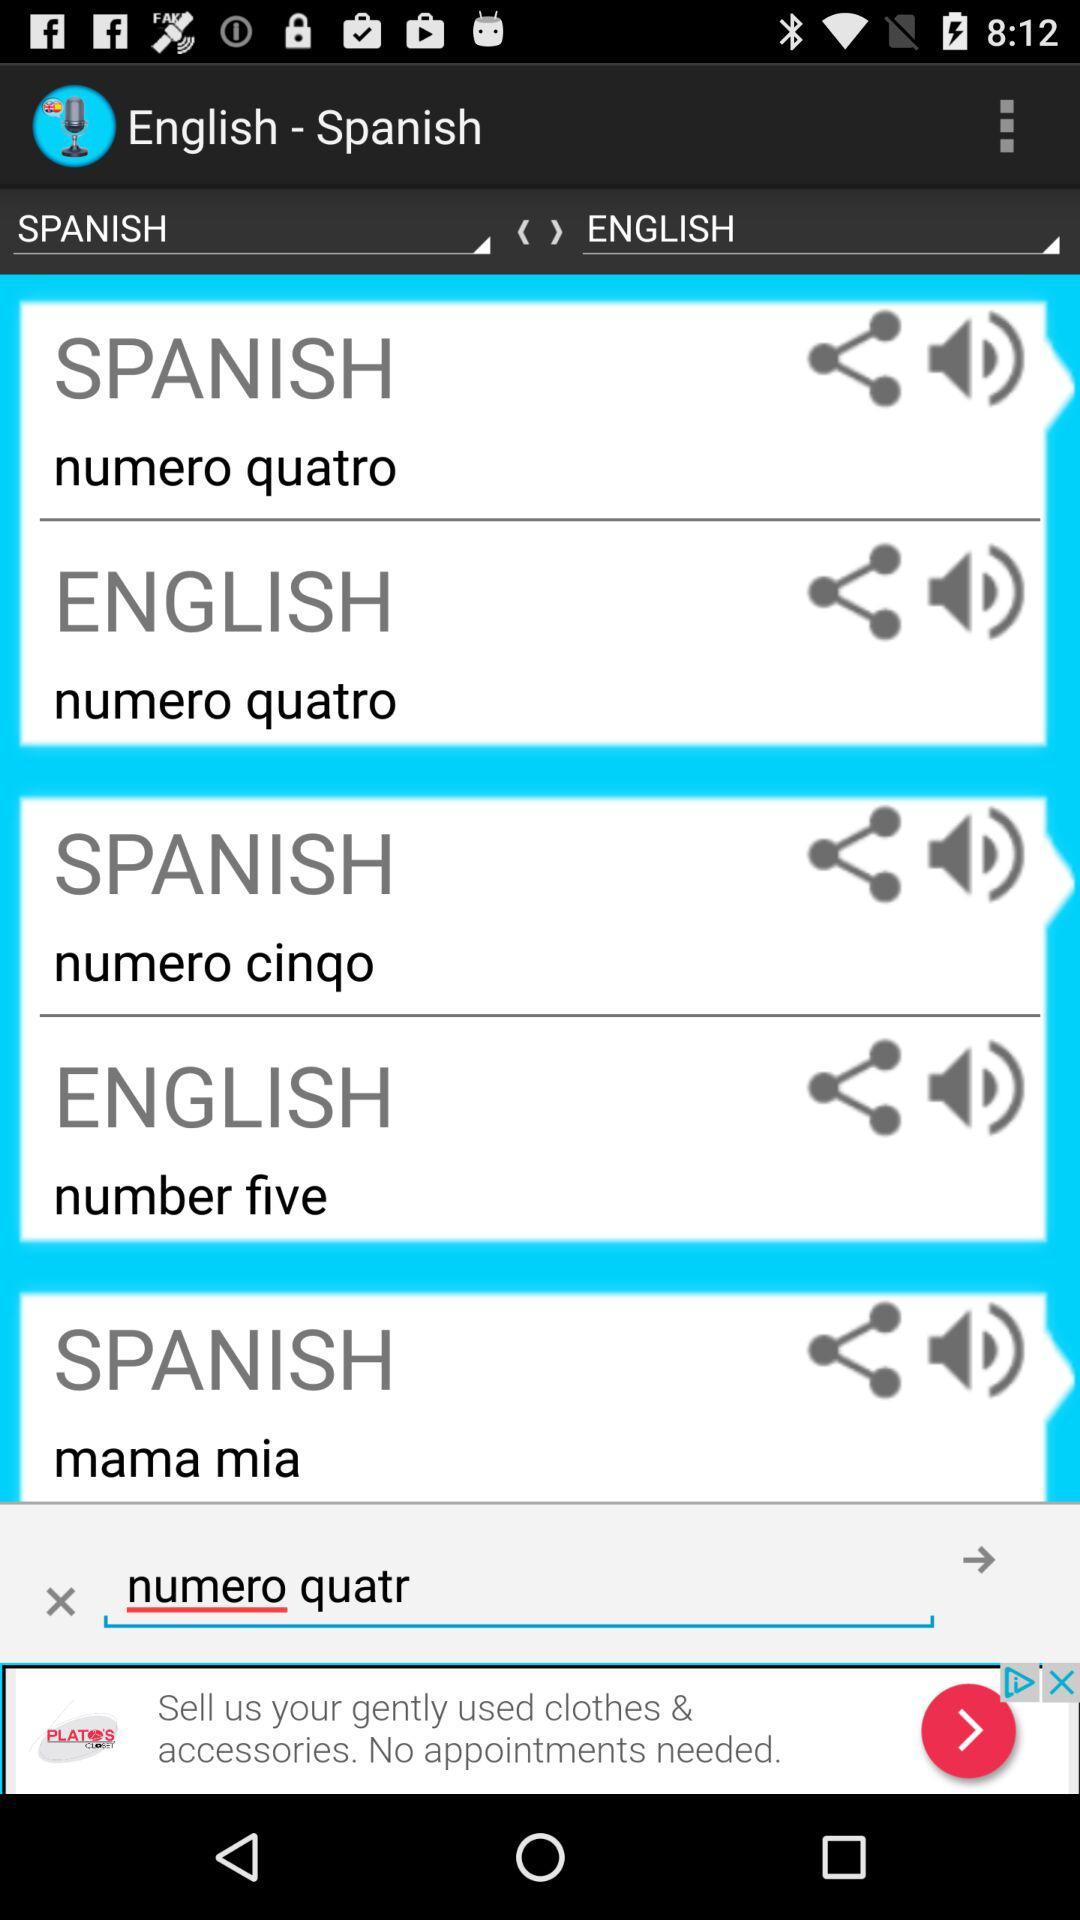  Describe the element at coordinates (978, 1669) in the screenshot. I see `the arrow_forward icon` at that location.